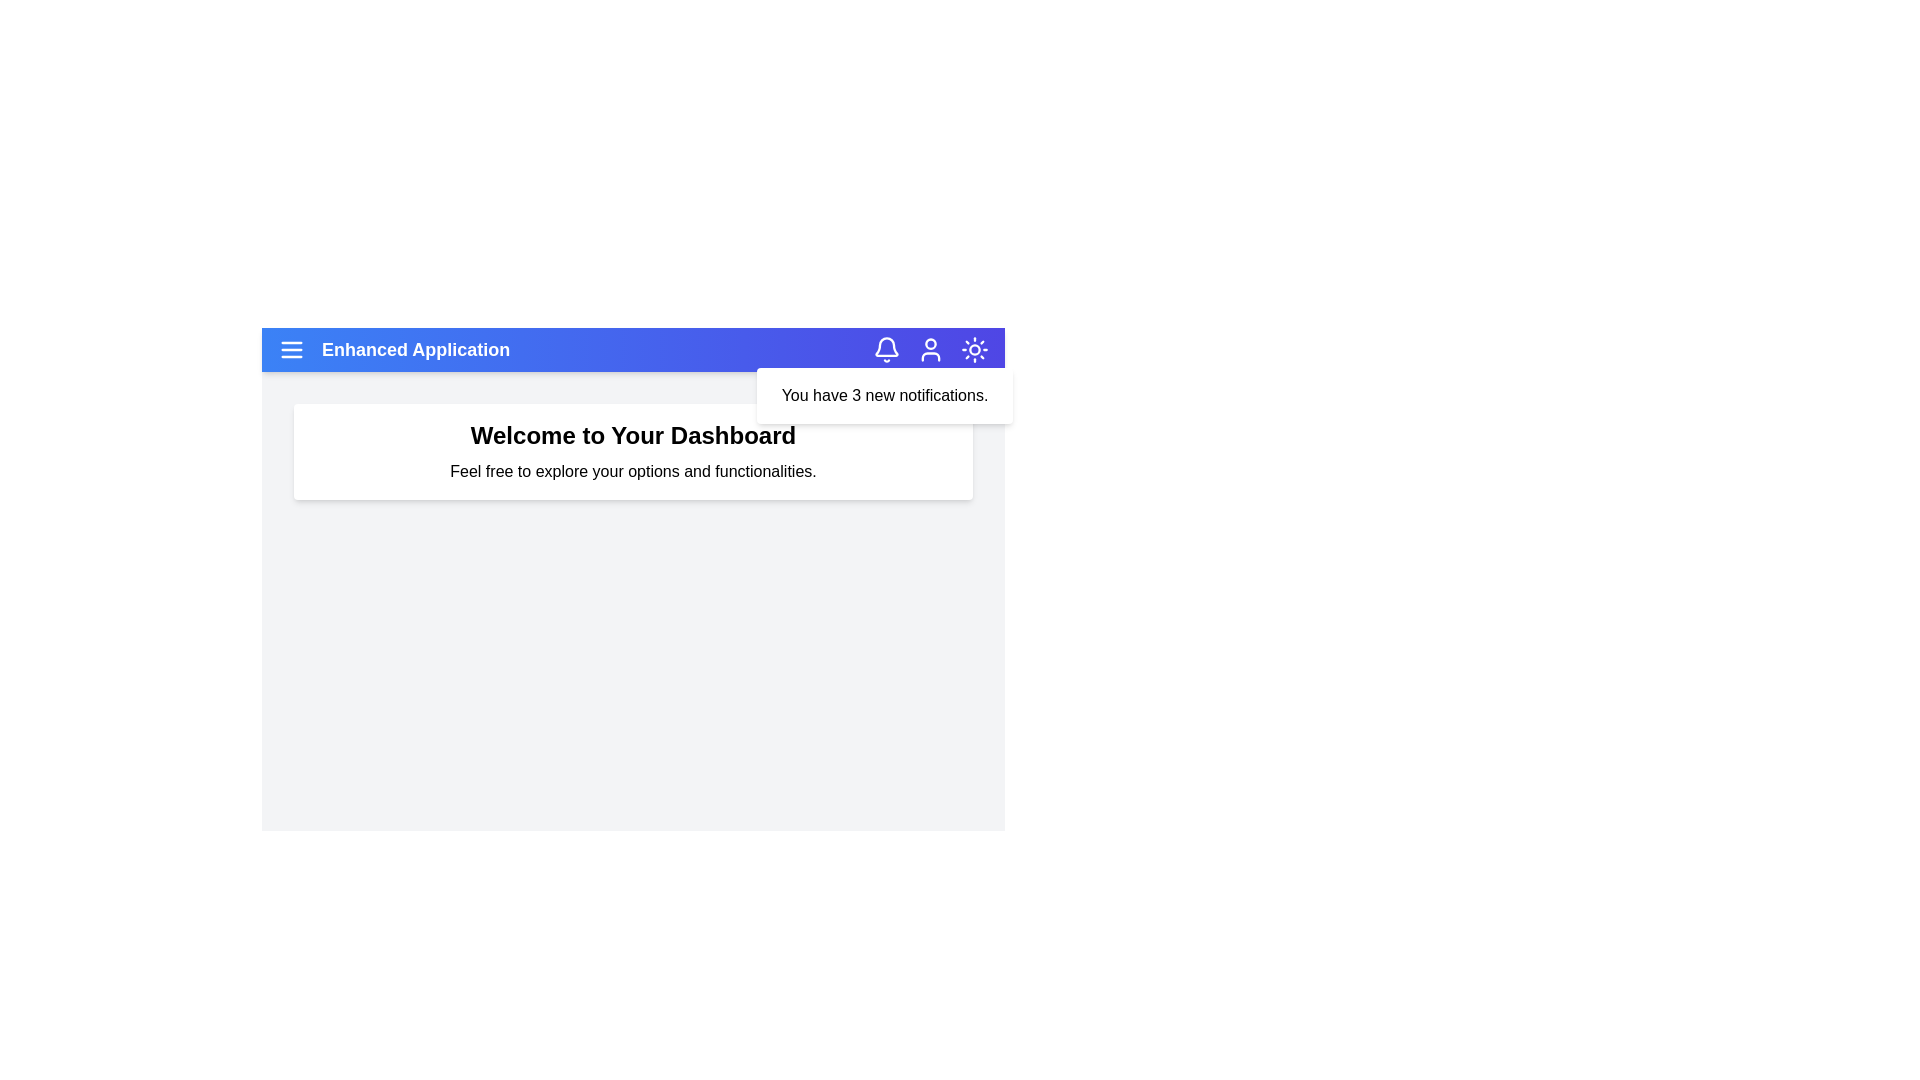  I want to click on the bell icon to toggle the visibility of the notifications, so click(886, 349).